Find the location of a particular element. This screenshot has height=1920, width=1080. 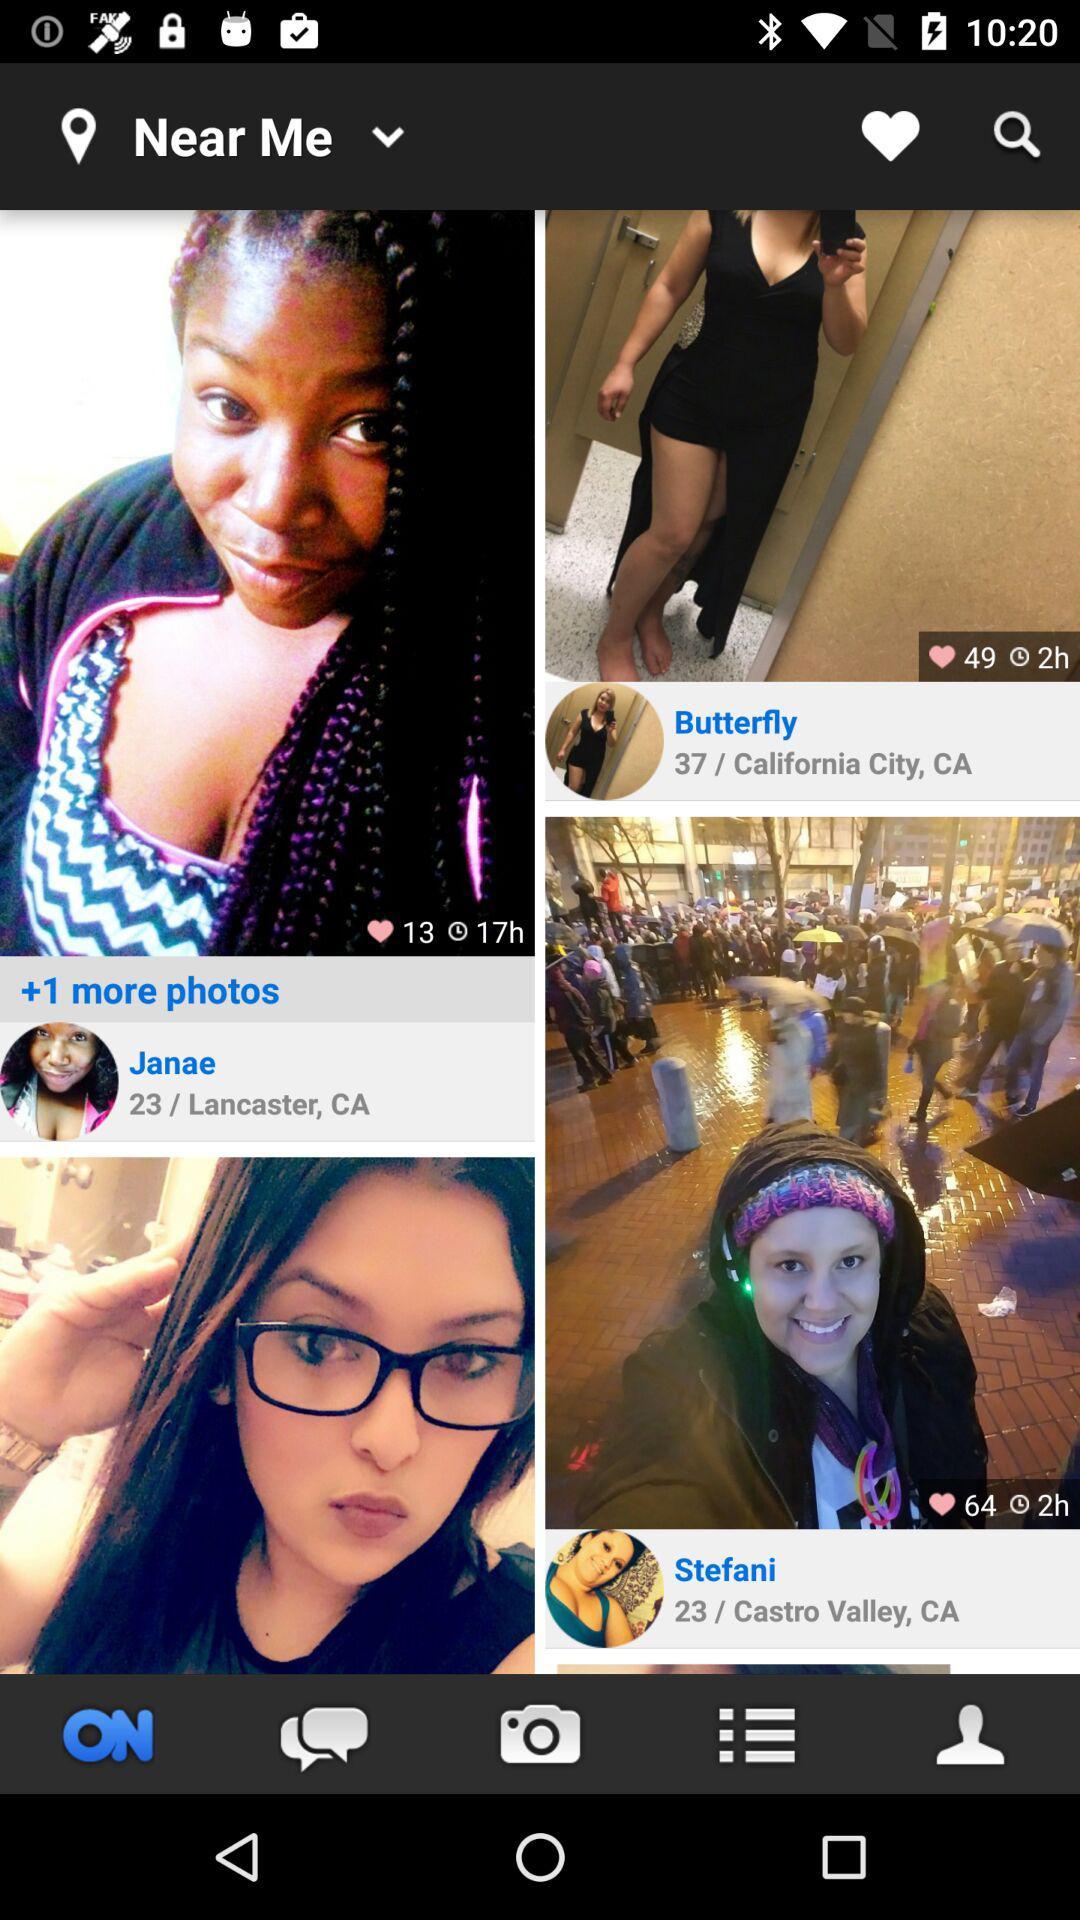

the list icon is located at coordinates (756, 1733).